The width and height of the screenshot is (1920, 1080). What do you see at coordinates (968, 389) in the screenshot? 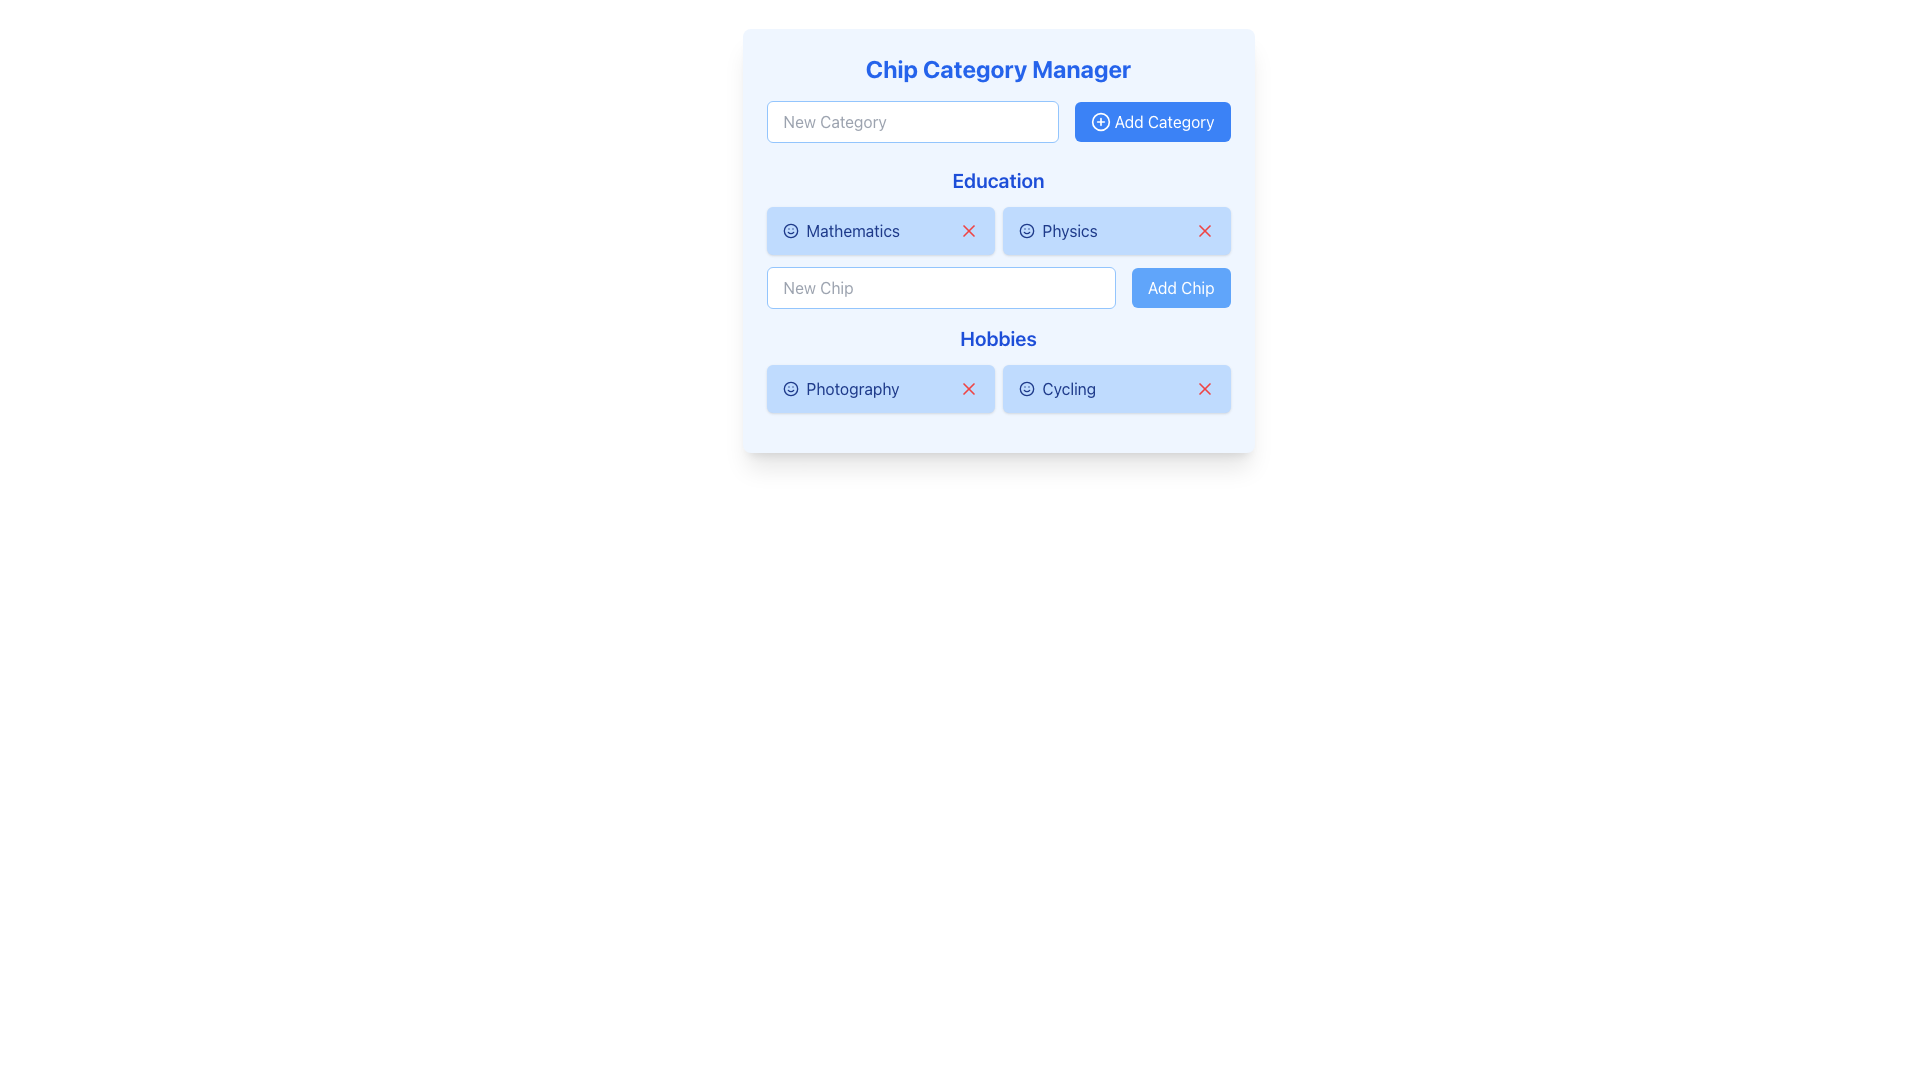
I see `the red 'X' icon located to the right of the 'Photography' label chip in the 'Hobbies' section` at bounding box center [968, 389].